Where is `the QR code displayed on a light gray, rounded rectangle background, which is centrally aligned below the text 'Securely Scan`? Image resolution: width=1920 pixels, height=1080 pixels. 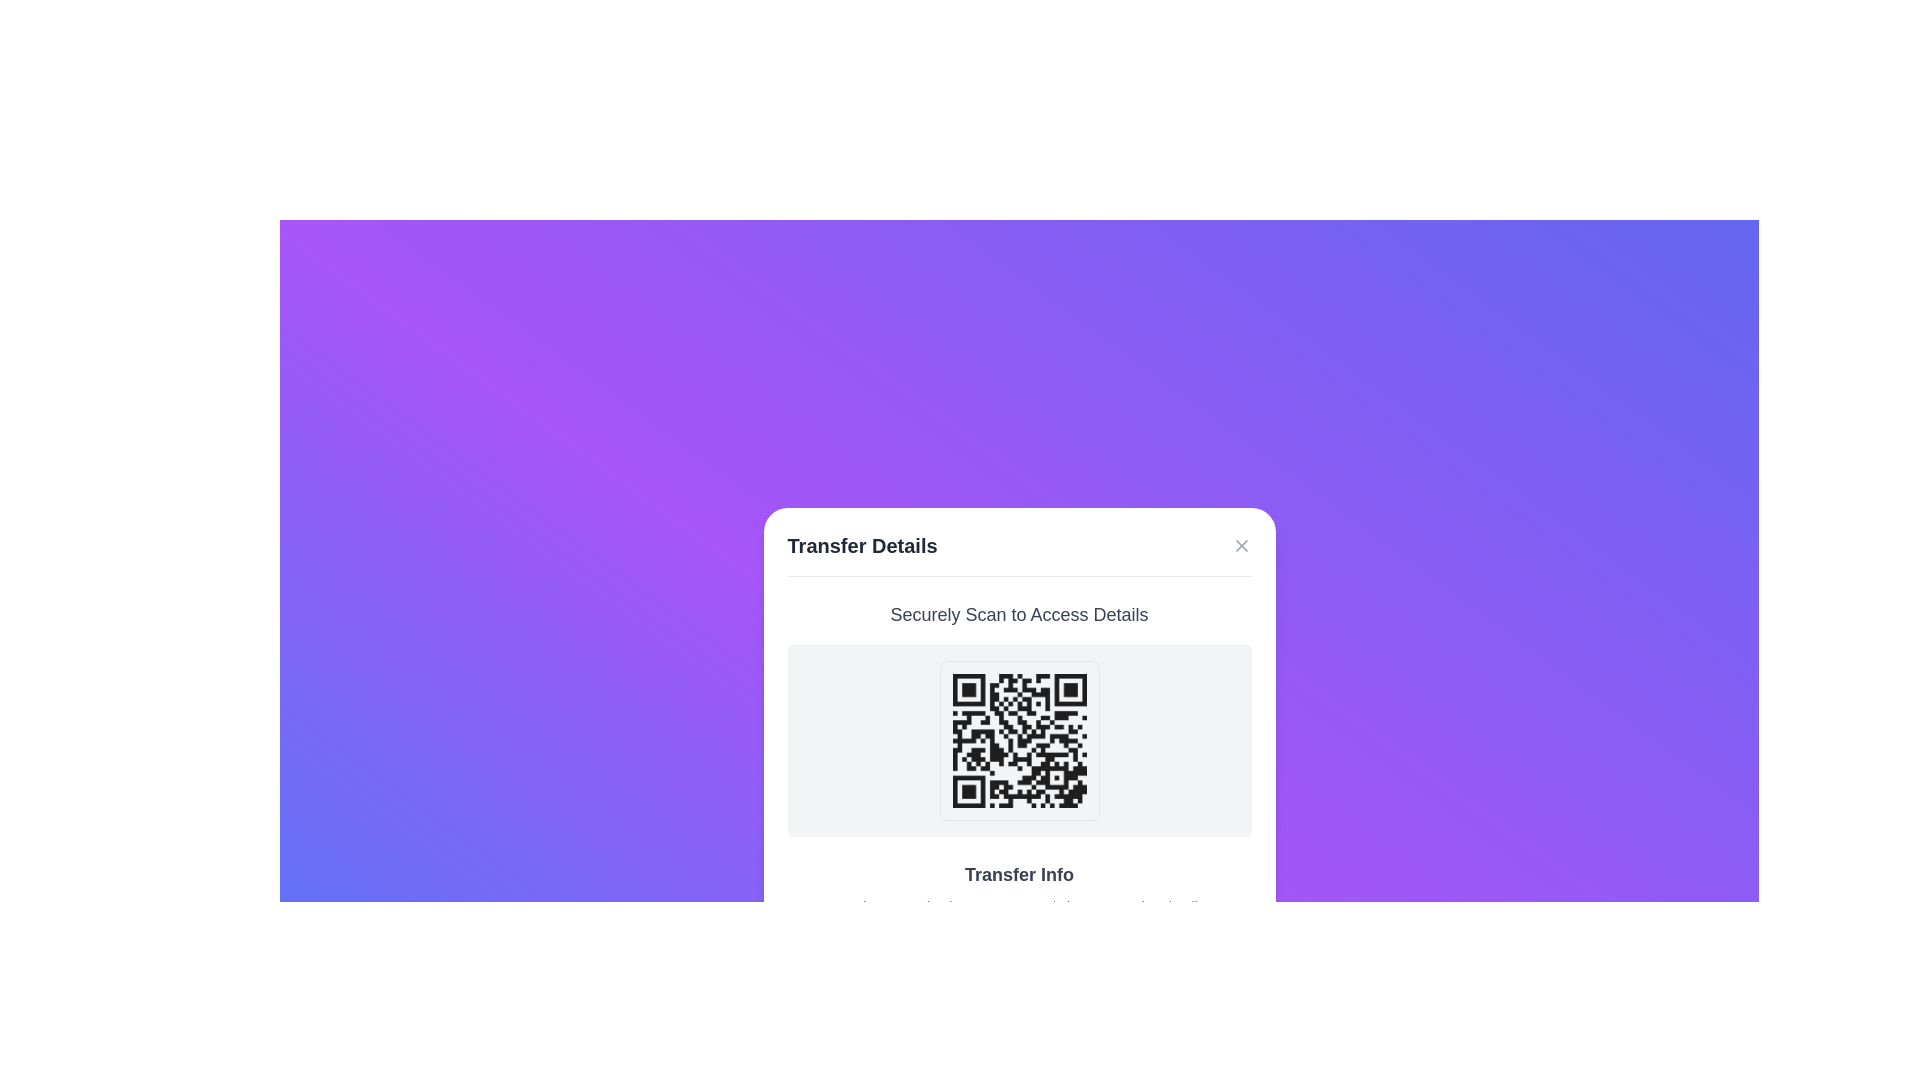 the QR code displayed on a light gray, rounded rectangle background, which is centrally aligned below the text 'Securely Scan is located at coordinates (1019, 740).